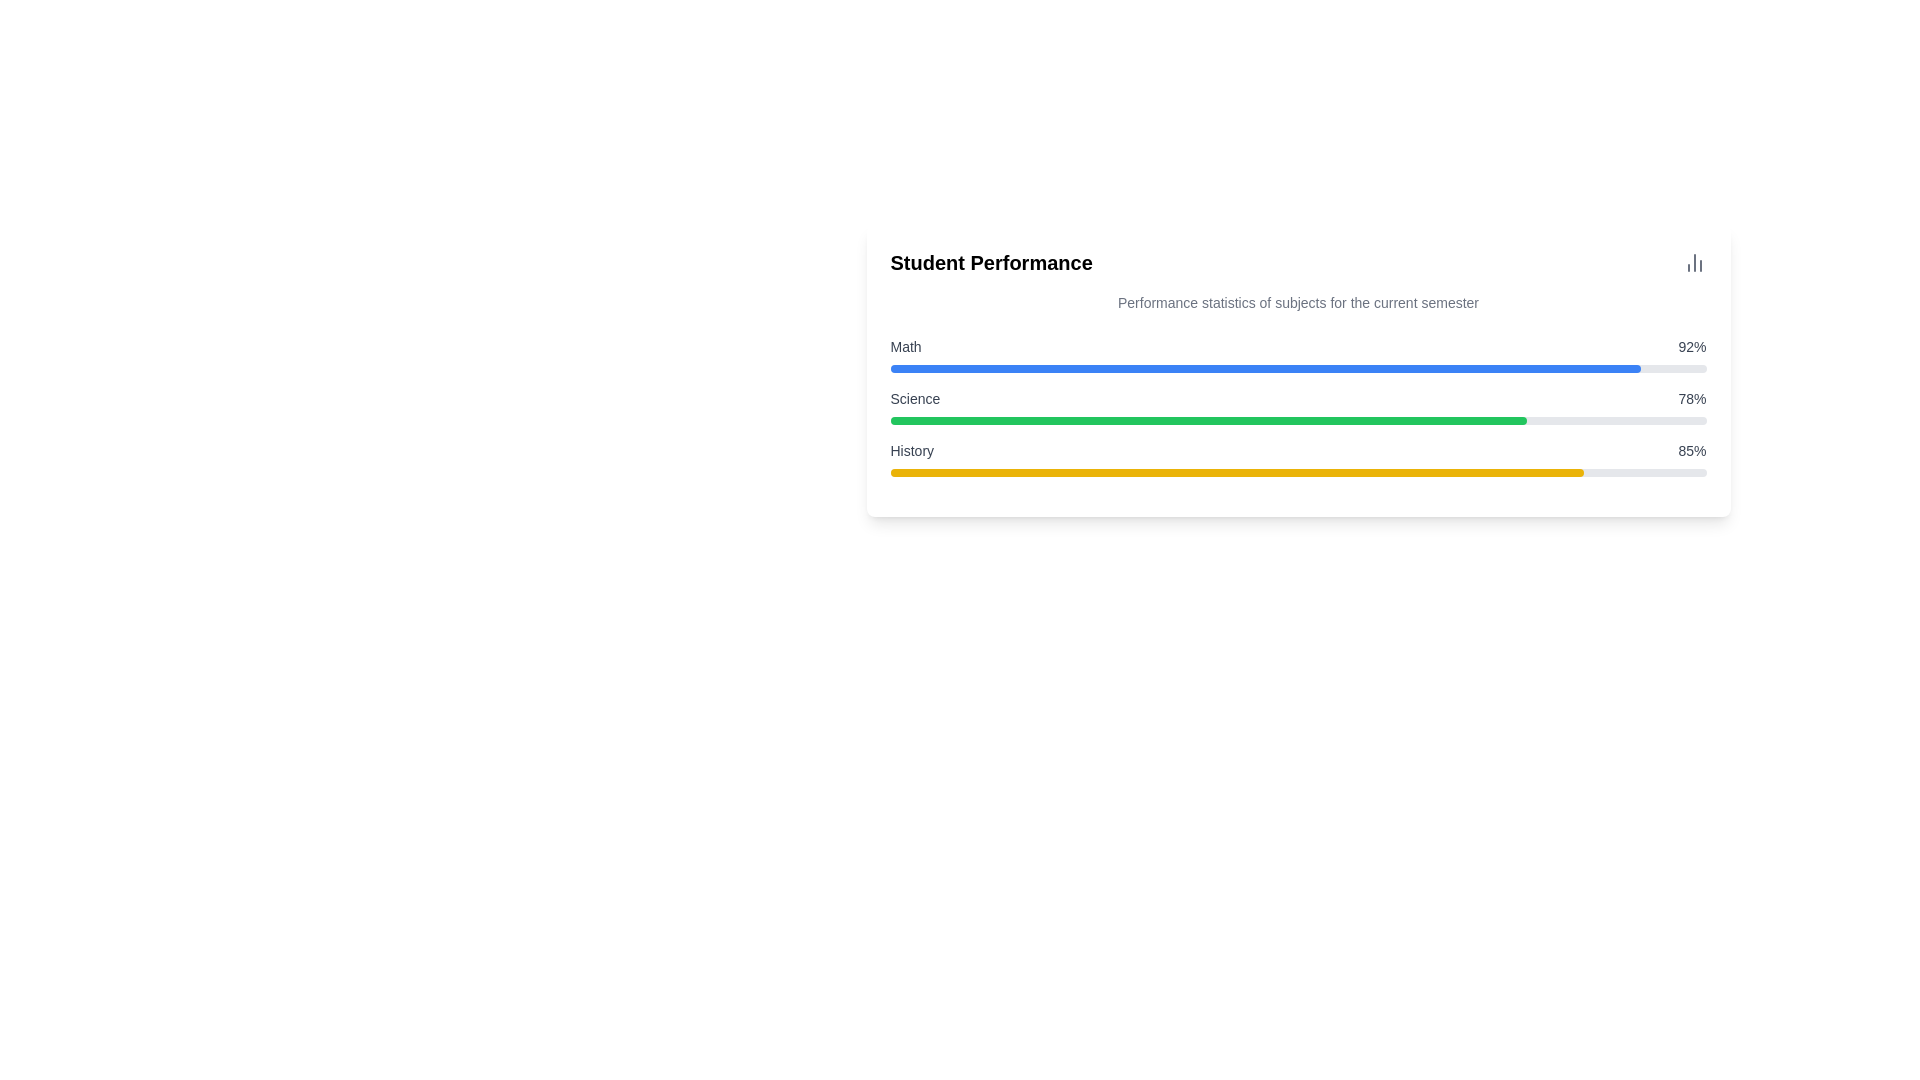 Image resolution: width=1920 pixels, height=1080 pixels. Describe the element at coordinates (1298, 353) in the screenshot. I see `the interactive labels of the first progress bar under the heading 'Student Performance' which visually represents the performance score in mathematics` at that location.